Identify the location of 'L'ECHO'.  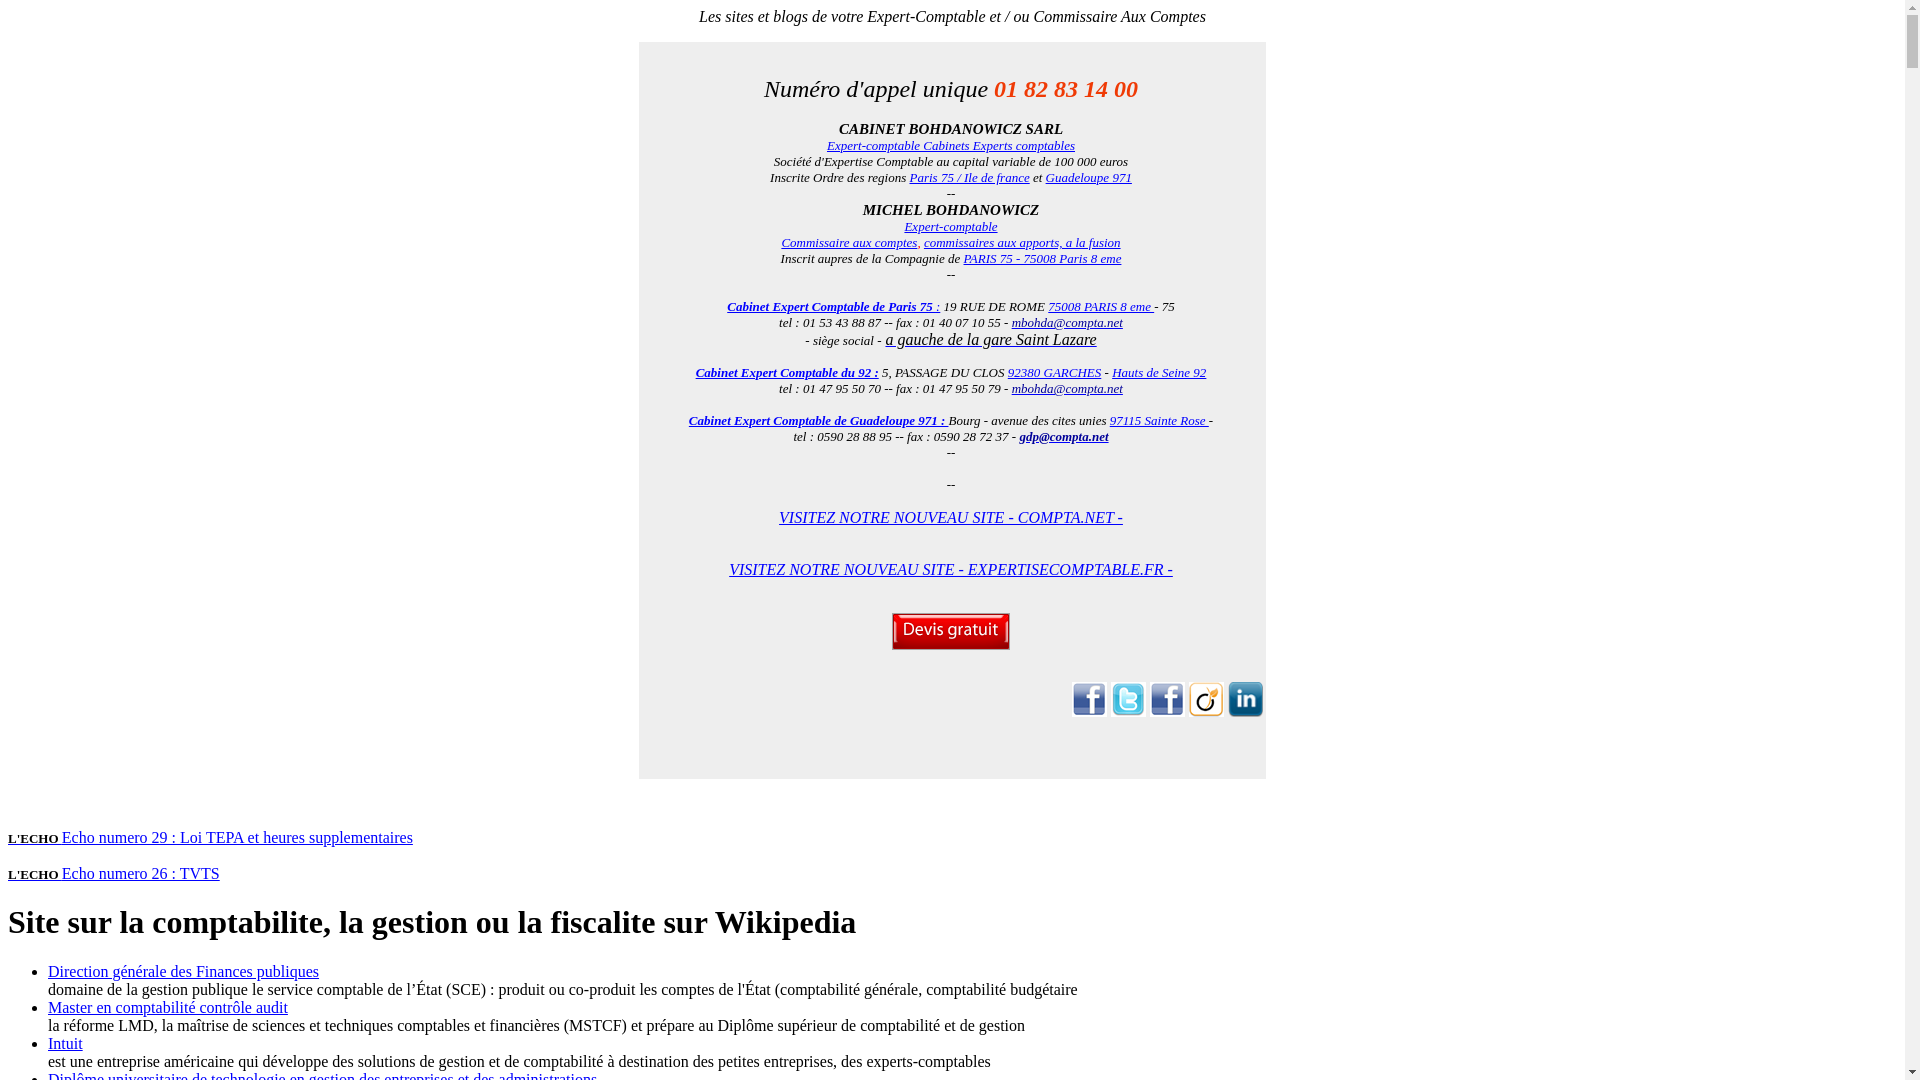
(34, 837).